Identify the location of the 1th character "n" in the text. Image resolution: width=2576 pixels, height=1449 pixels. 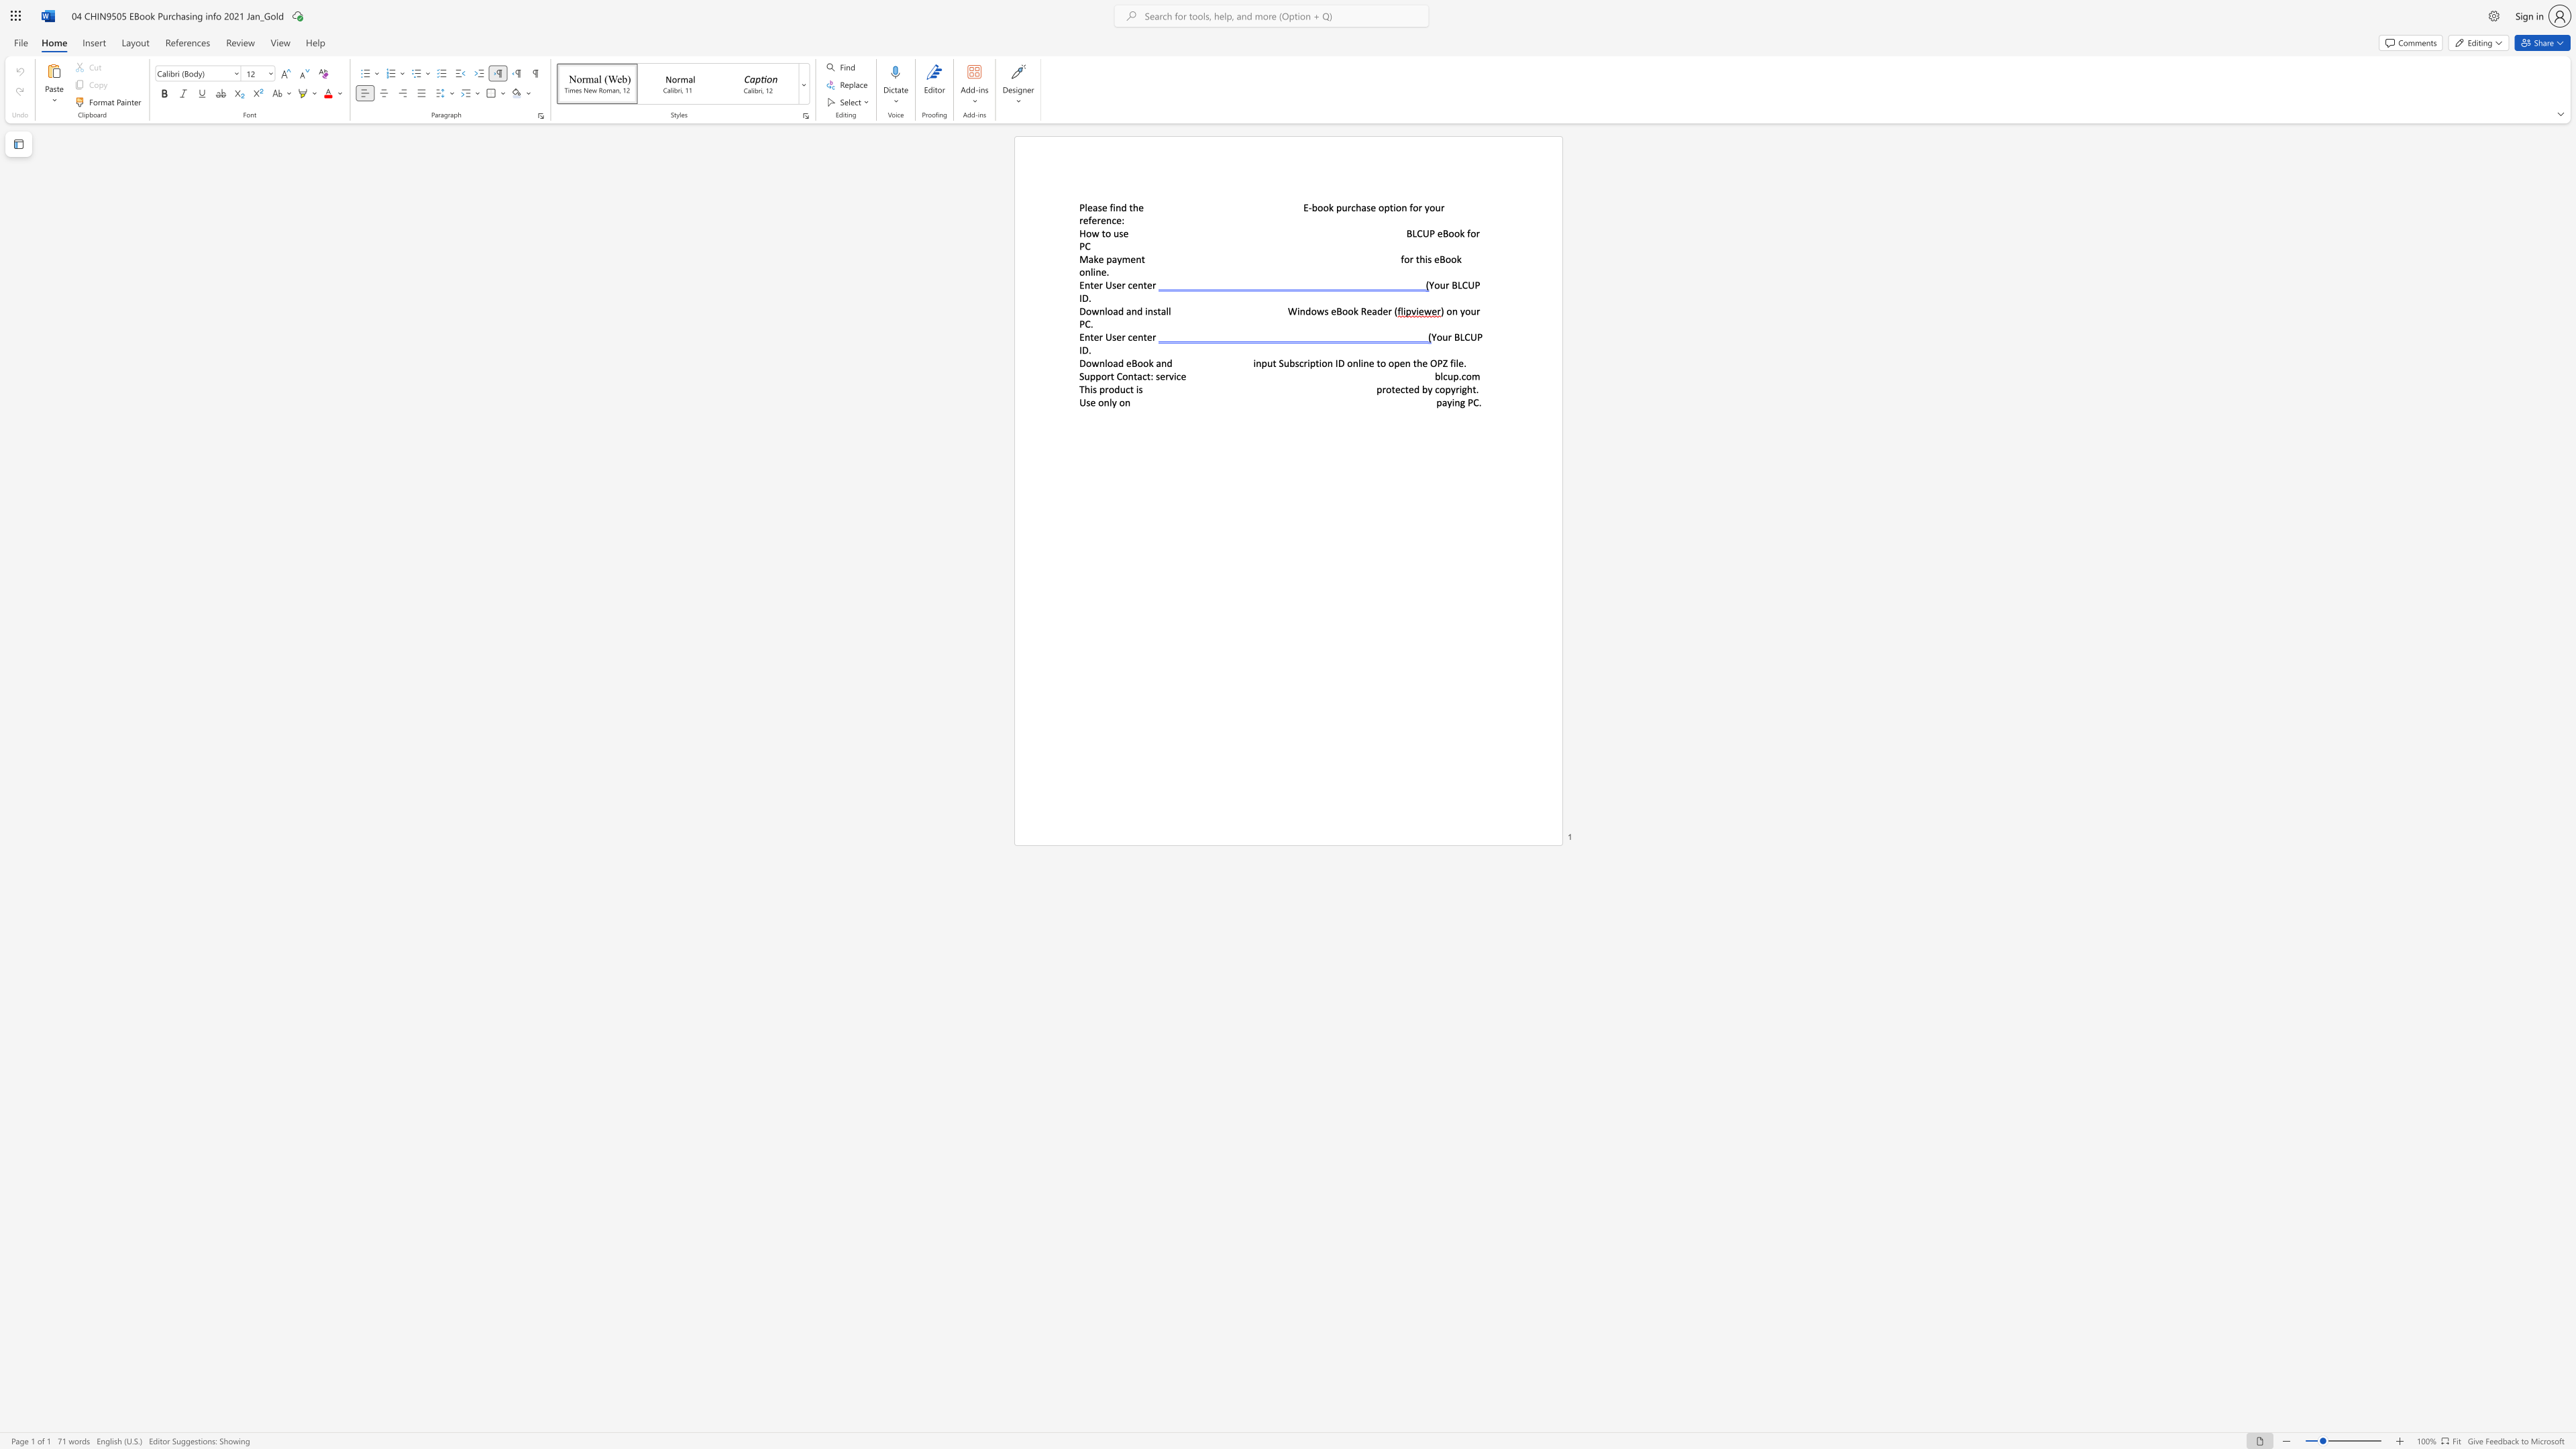
(1087, 284).